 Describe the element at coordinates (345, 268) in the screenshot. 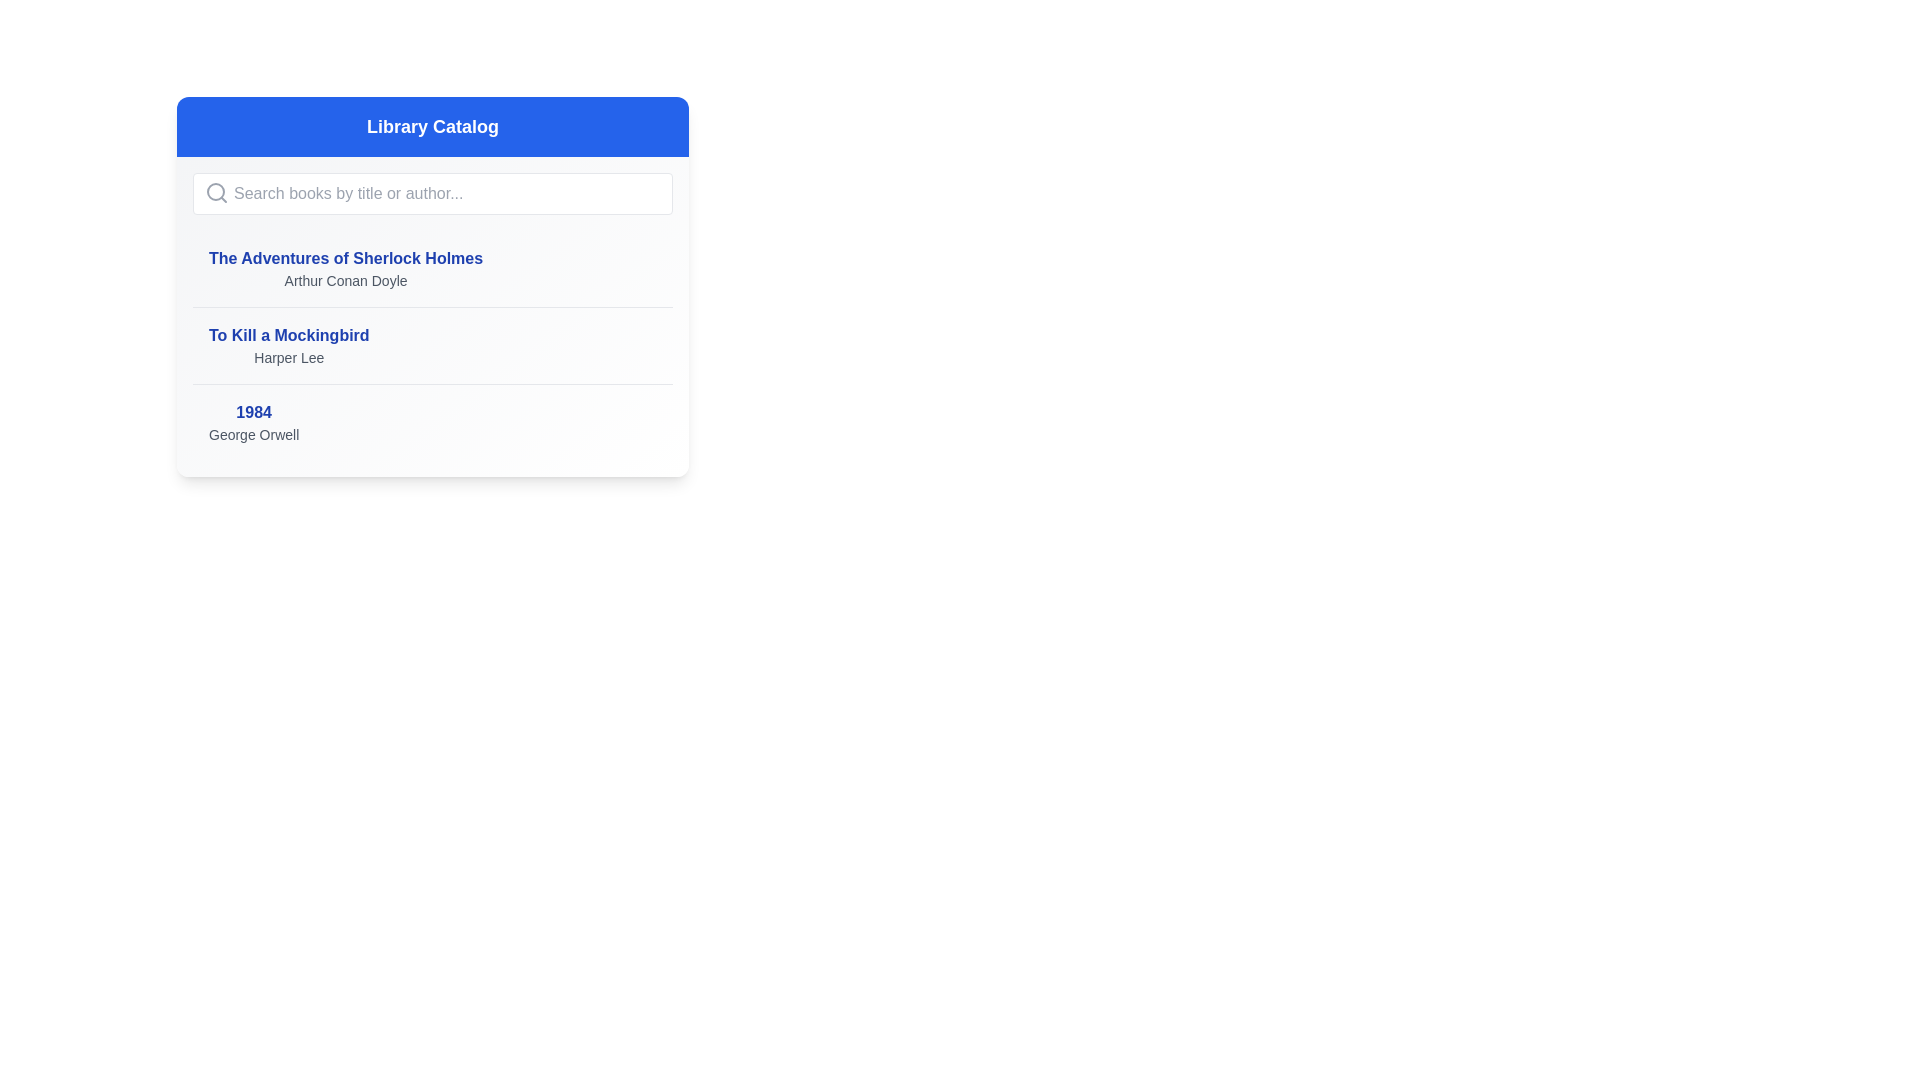

I see `the text block titled 'The Adventures of Sherlock Holmes' by 'Arthur Conan Doyle', which is the first item in the library catalog section directly below the search bar` at that location.